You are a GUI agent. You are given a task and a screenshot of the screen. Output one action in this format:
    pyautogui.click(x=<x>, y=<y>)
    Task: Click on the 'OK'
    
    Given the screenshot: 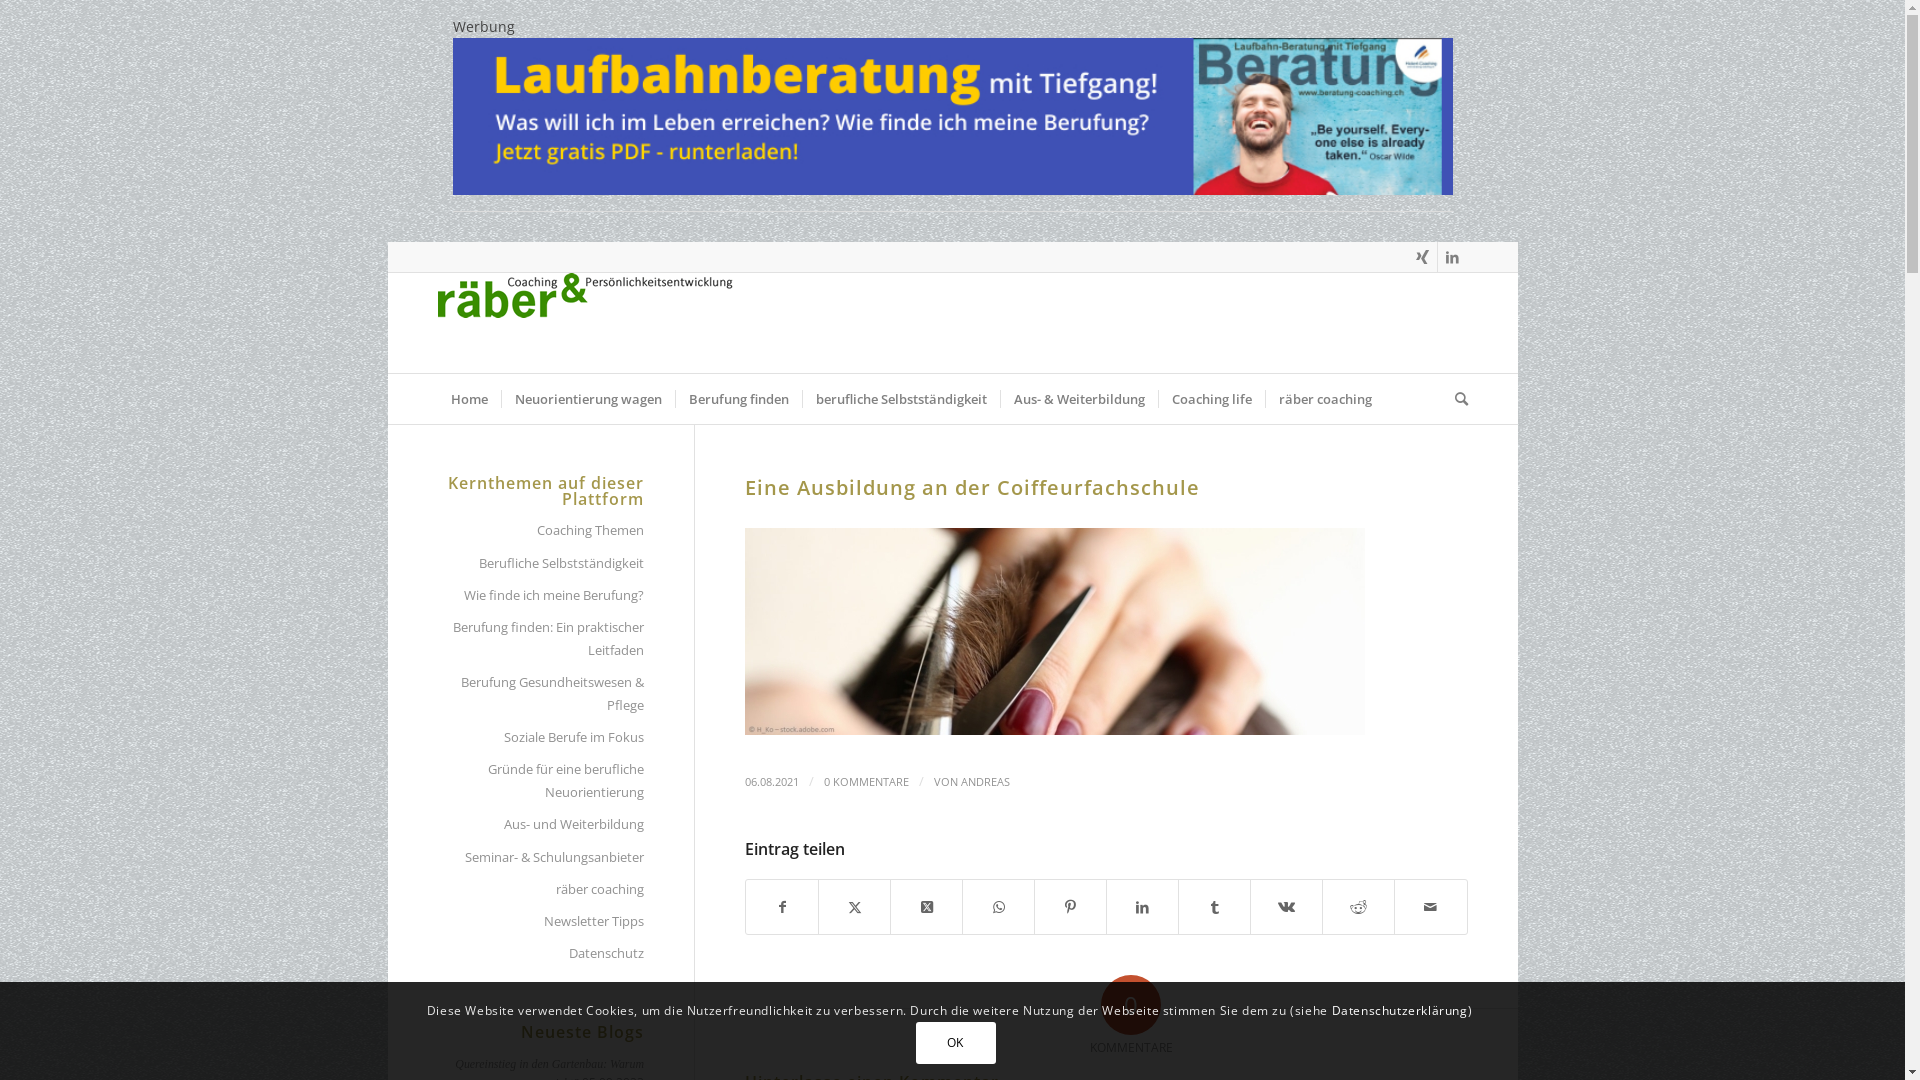 What is the action you would take?
    pyautogui.click(x=915, y=1041)
    